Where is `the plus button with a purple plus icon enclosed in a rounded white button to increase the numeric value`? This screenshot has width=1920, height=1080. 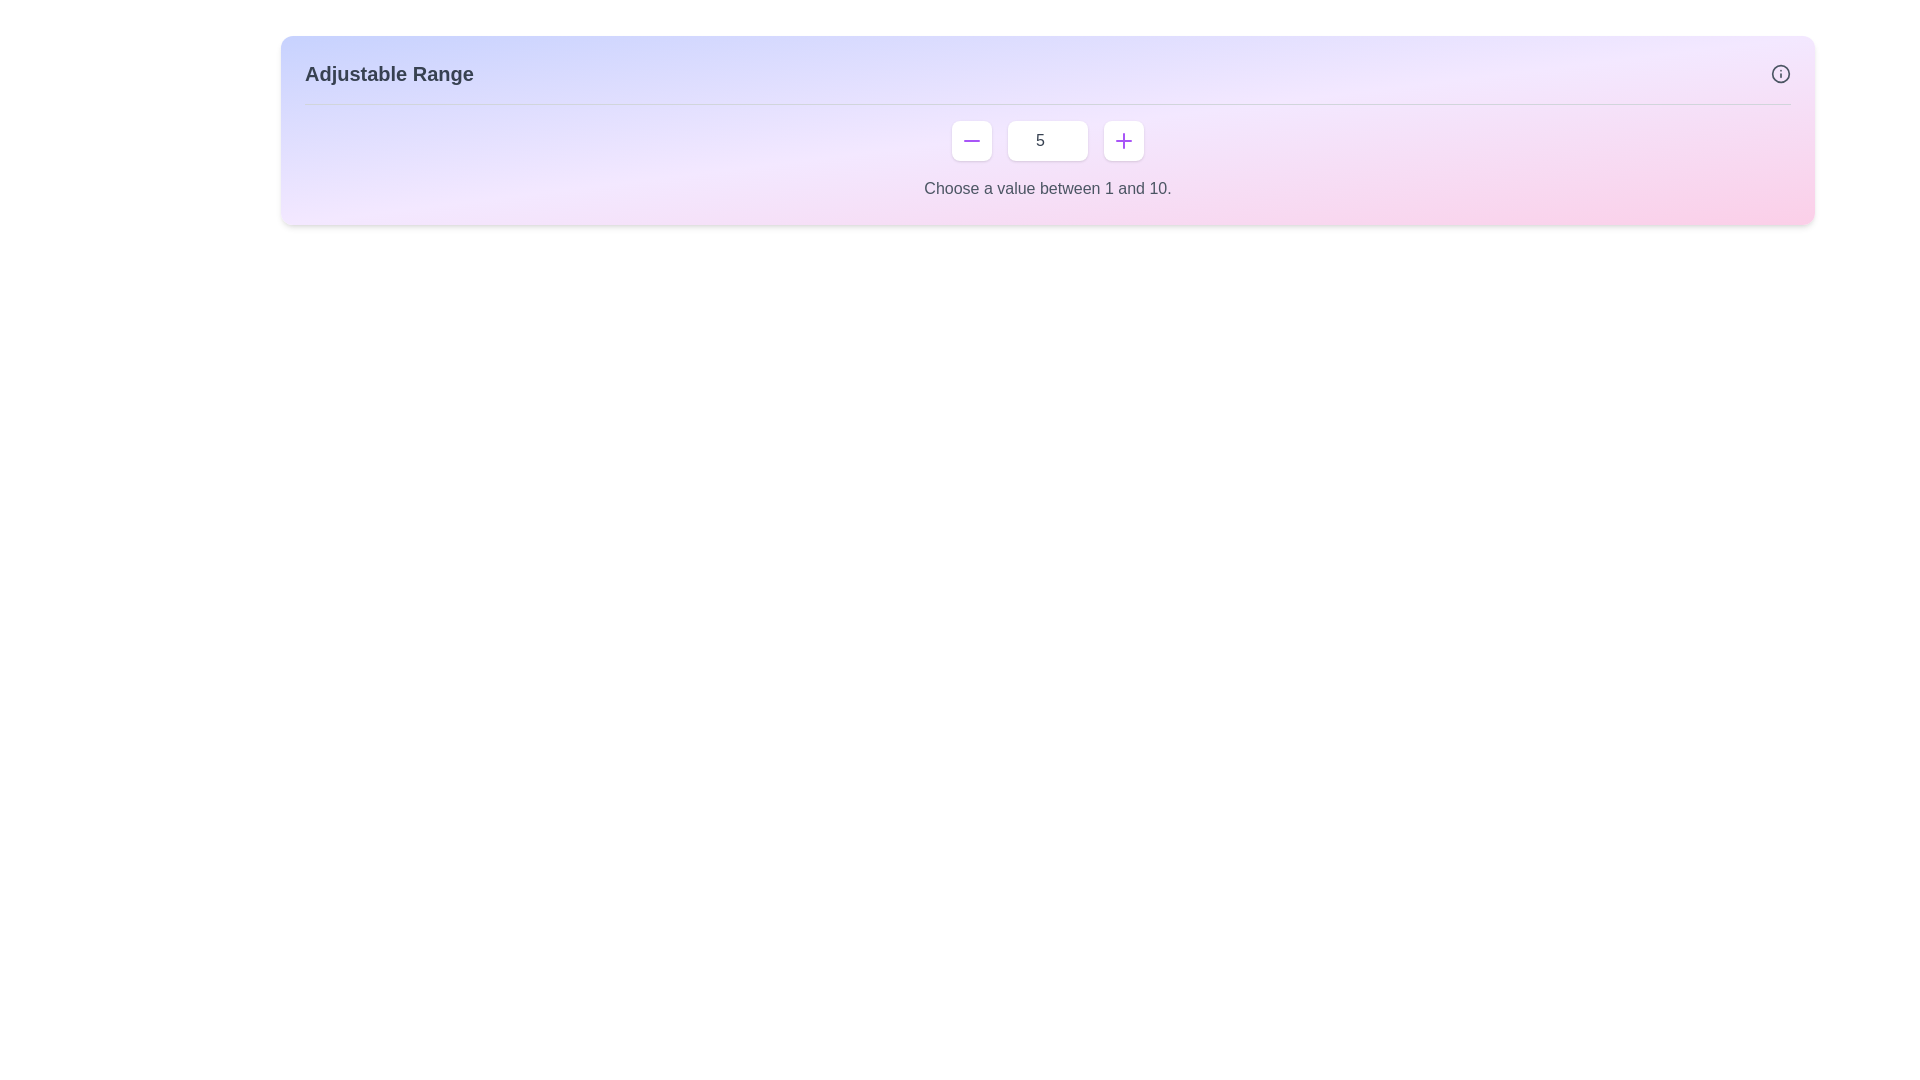
the plus button with a purple plus icon enclosed in a rounded white button to increase the numeric value is located at coordinates (1123, 140).